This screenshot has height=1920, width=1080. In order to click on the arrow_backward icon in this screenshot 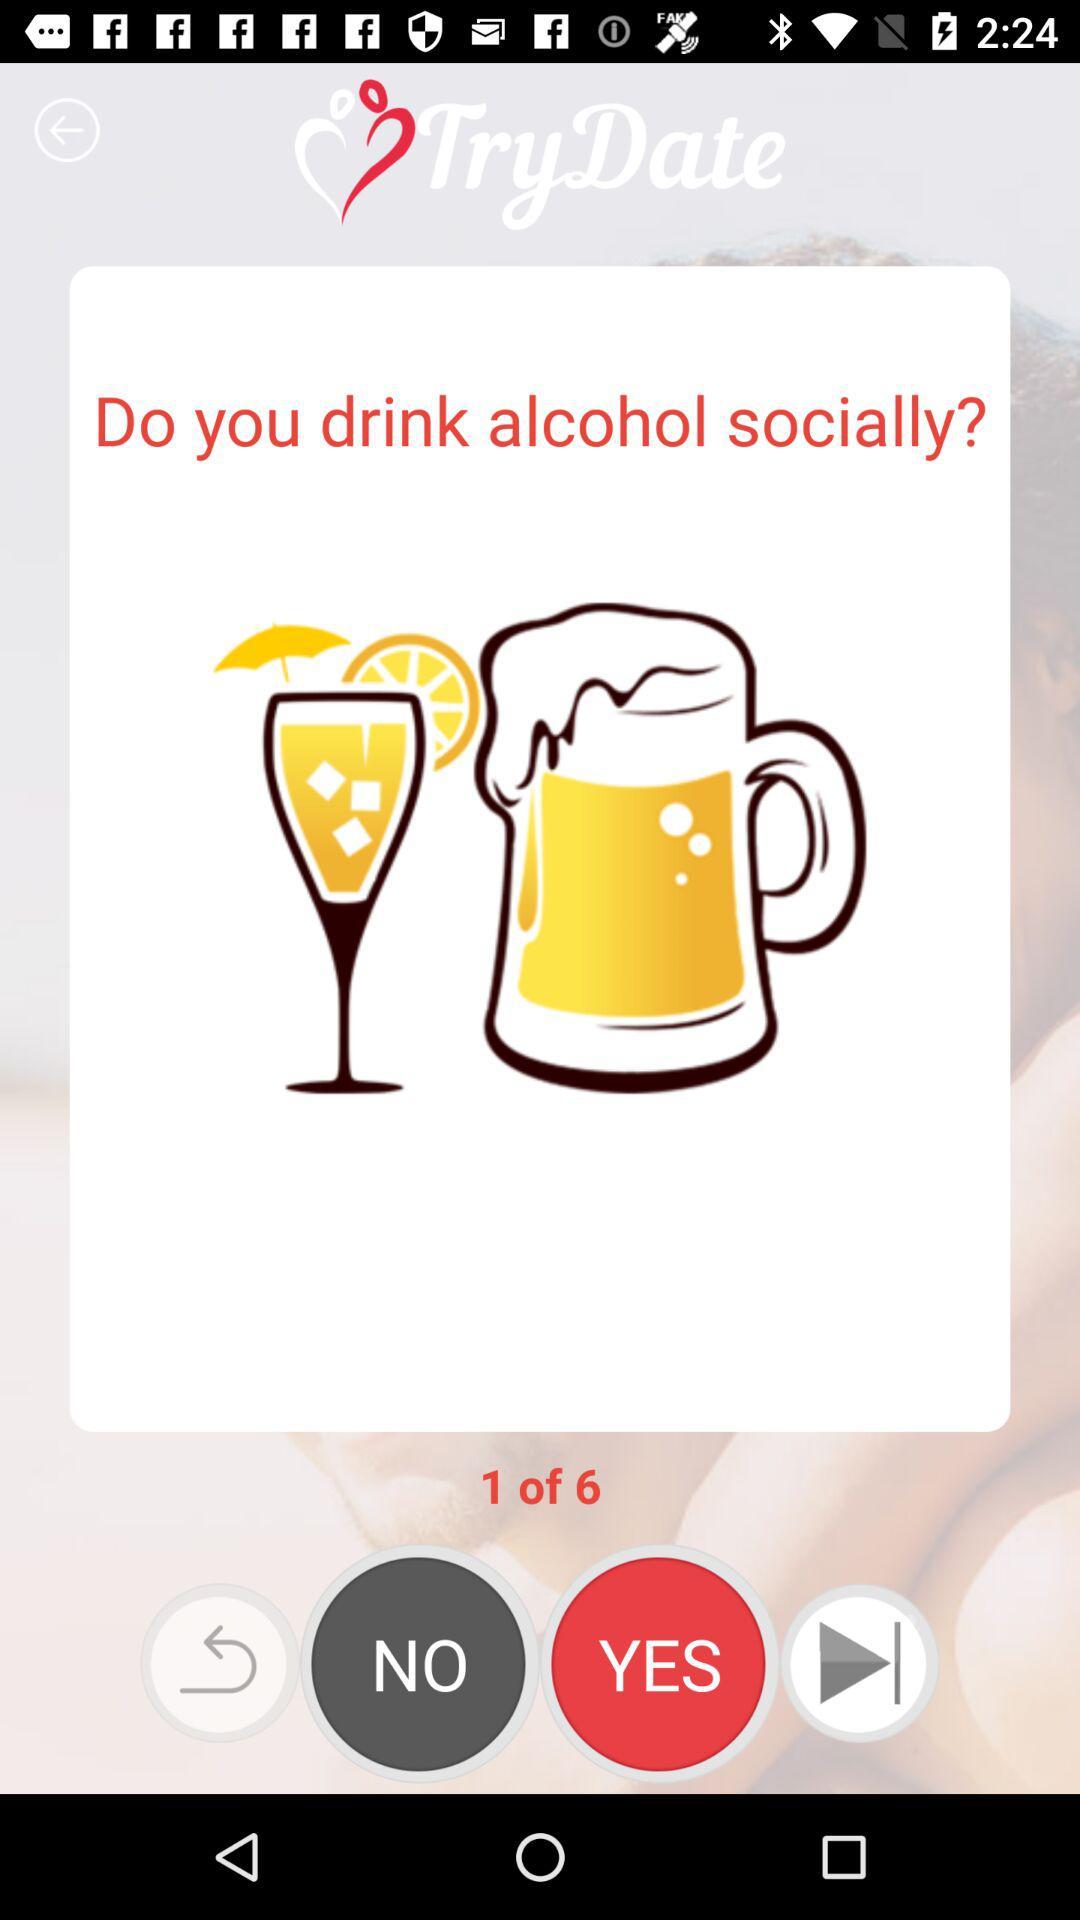, I will do `click(66, 129)`.